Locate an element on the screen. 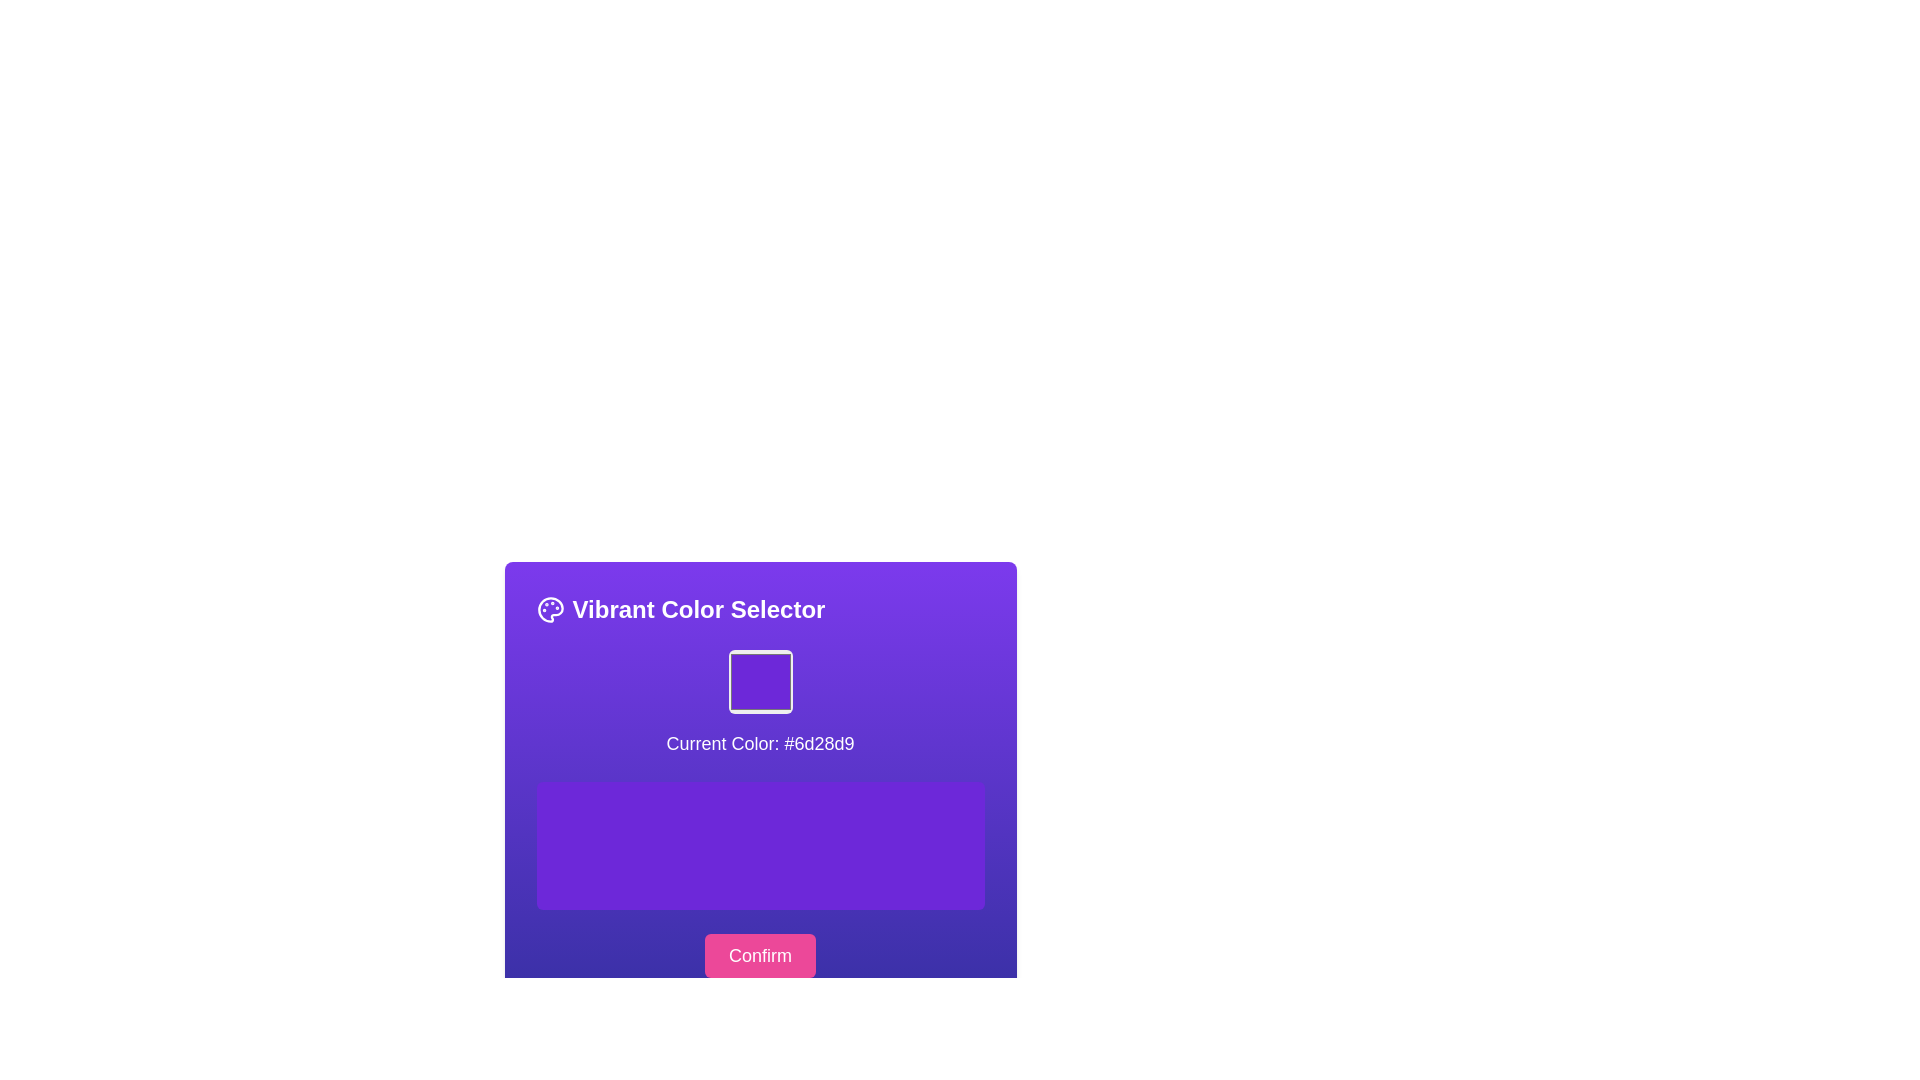  the palette icon located in the top left area of the 'Vibrant Color Selector' card's header section, adjacent to the title is located at coordinates (550, 608).